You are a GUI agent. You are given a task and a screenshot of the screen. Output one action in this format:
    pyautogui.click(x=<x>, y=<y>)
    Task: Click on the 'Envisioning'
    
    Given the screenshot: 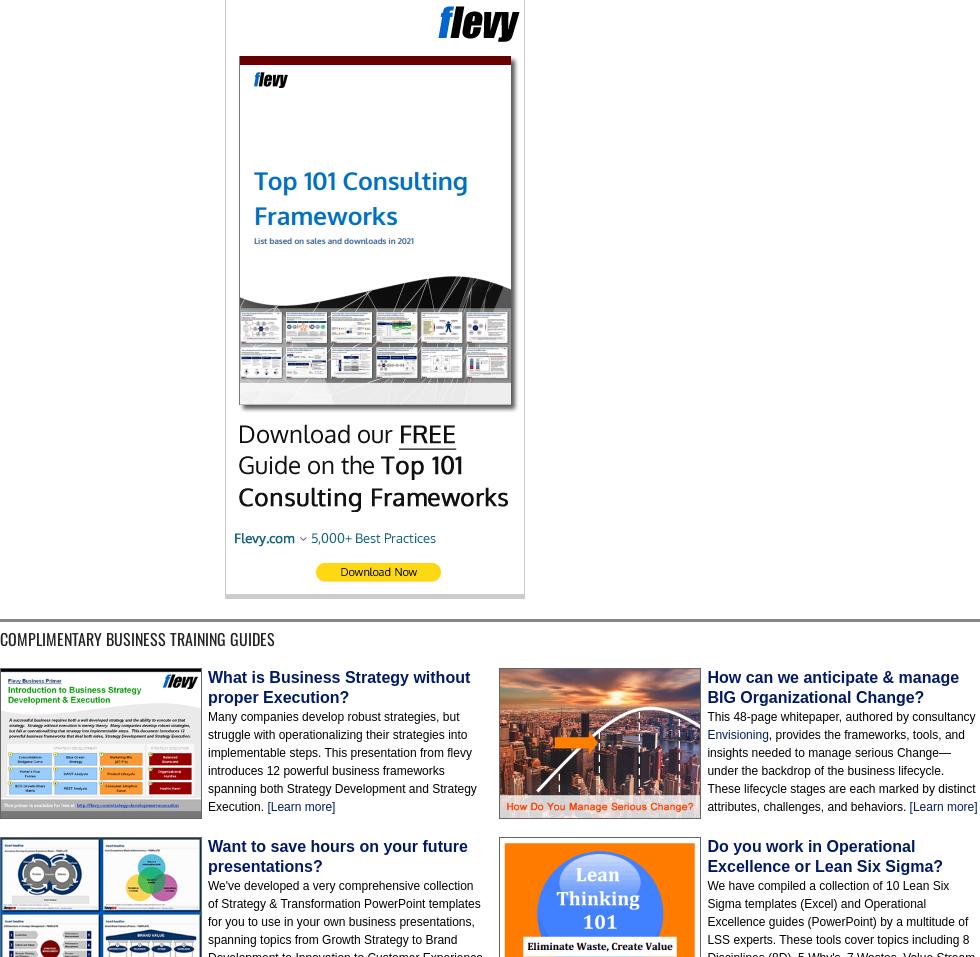 What is the action you would take?
    pyautogui.click(x=737, y=734)
    